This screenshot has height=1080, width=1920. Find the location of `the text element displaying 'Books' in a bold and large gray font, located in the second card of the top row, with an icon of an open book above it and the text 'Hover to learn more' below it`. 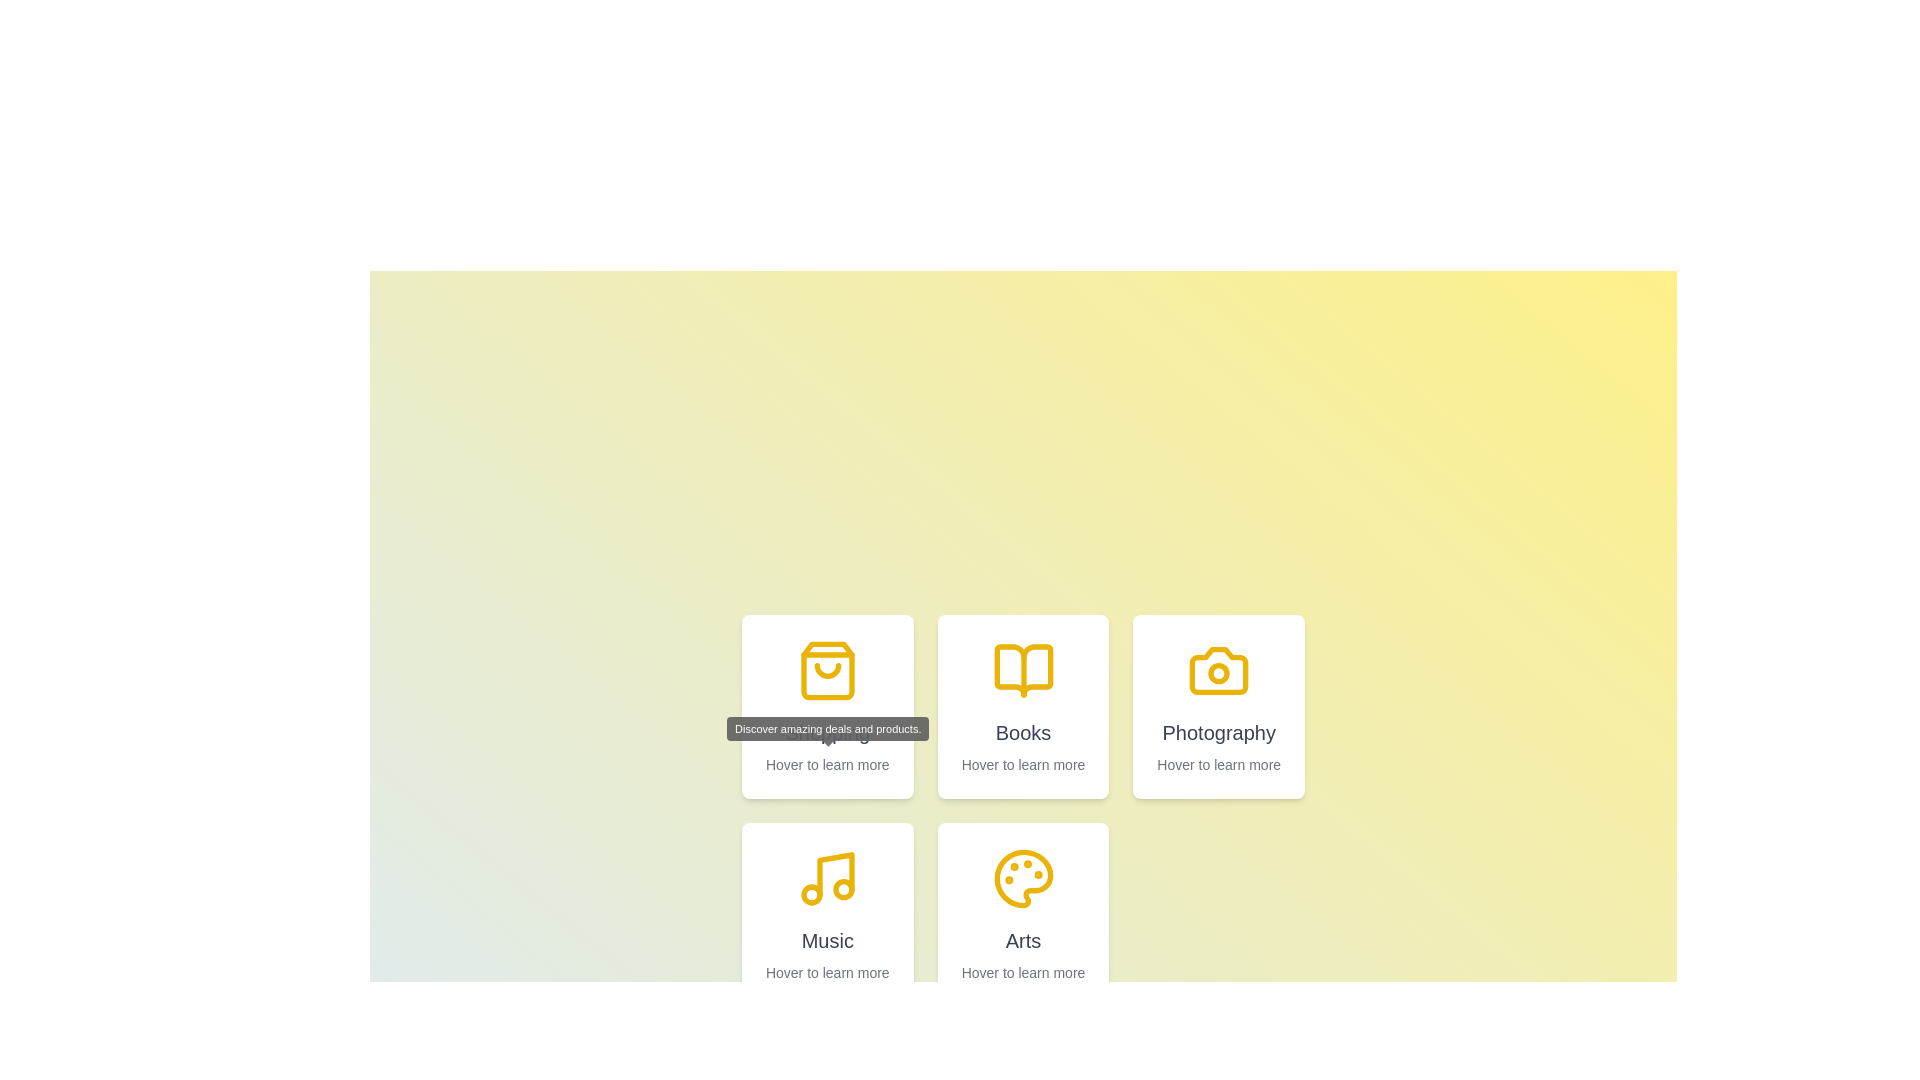

the text element displaying 'Books' in a bold and large gray font, located in the second card of the top row, with an icon of an open book above it and the text 'Hover to learn more' below it is located at coordinates (1023, 732).